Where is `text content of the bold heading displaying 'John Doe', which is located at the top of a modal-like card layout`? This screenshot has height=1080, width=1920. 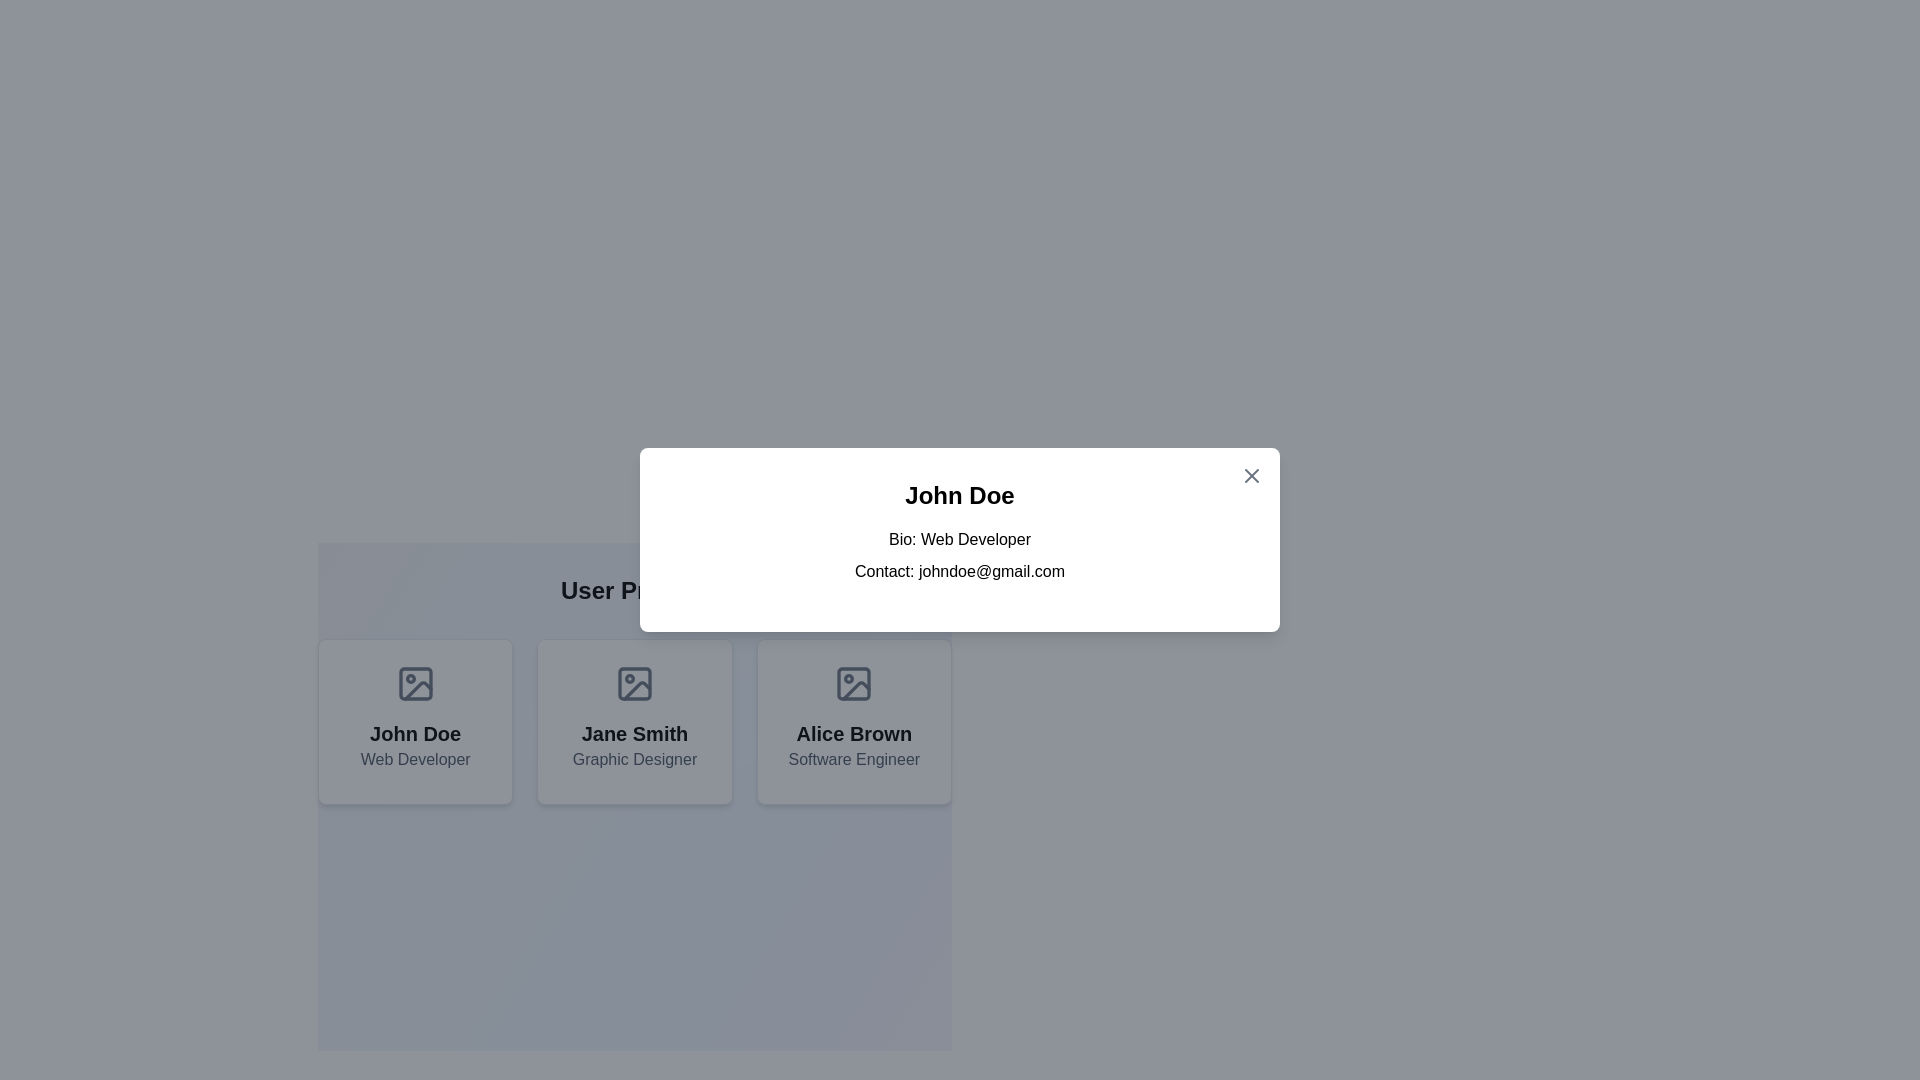 text content of the bold heading displaying 'John Doe', which is located at the top of a modal-like card layout is located at coordinates (960, 495).